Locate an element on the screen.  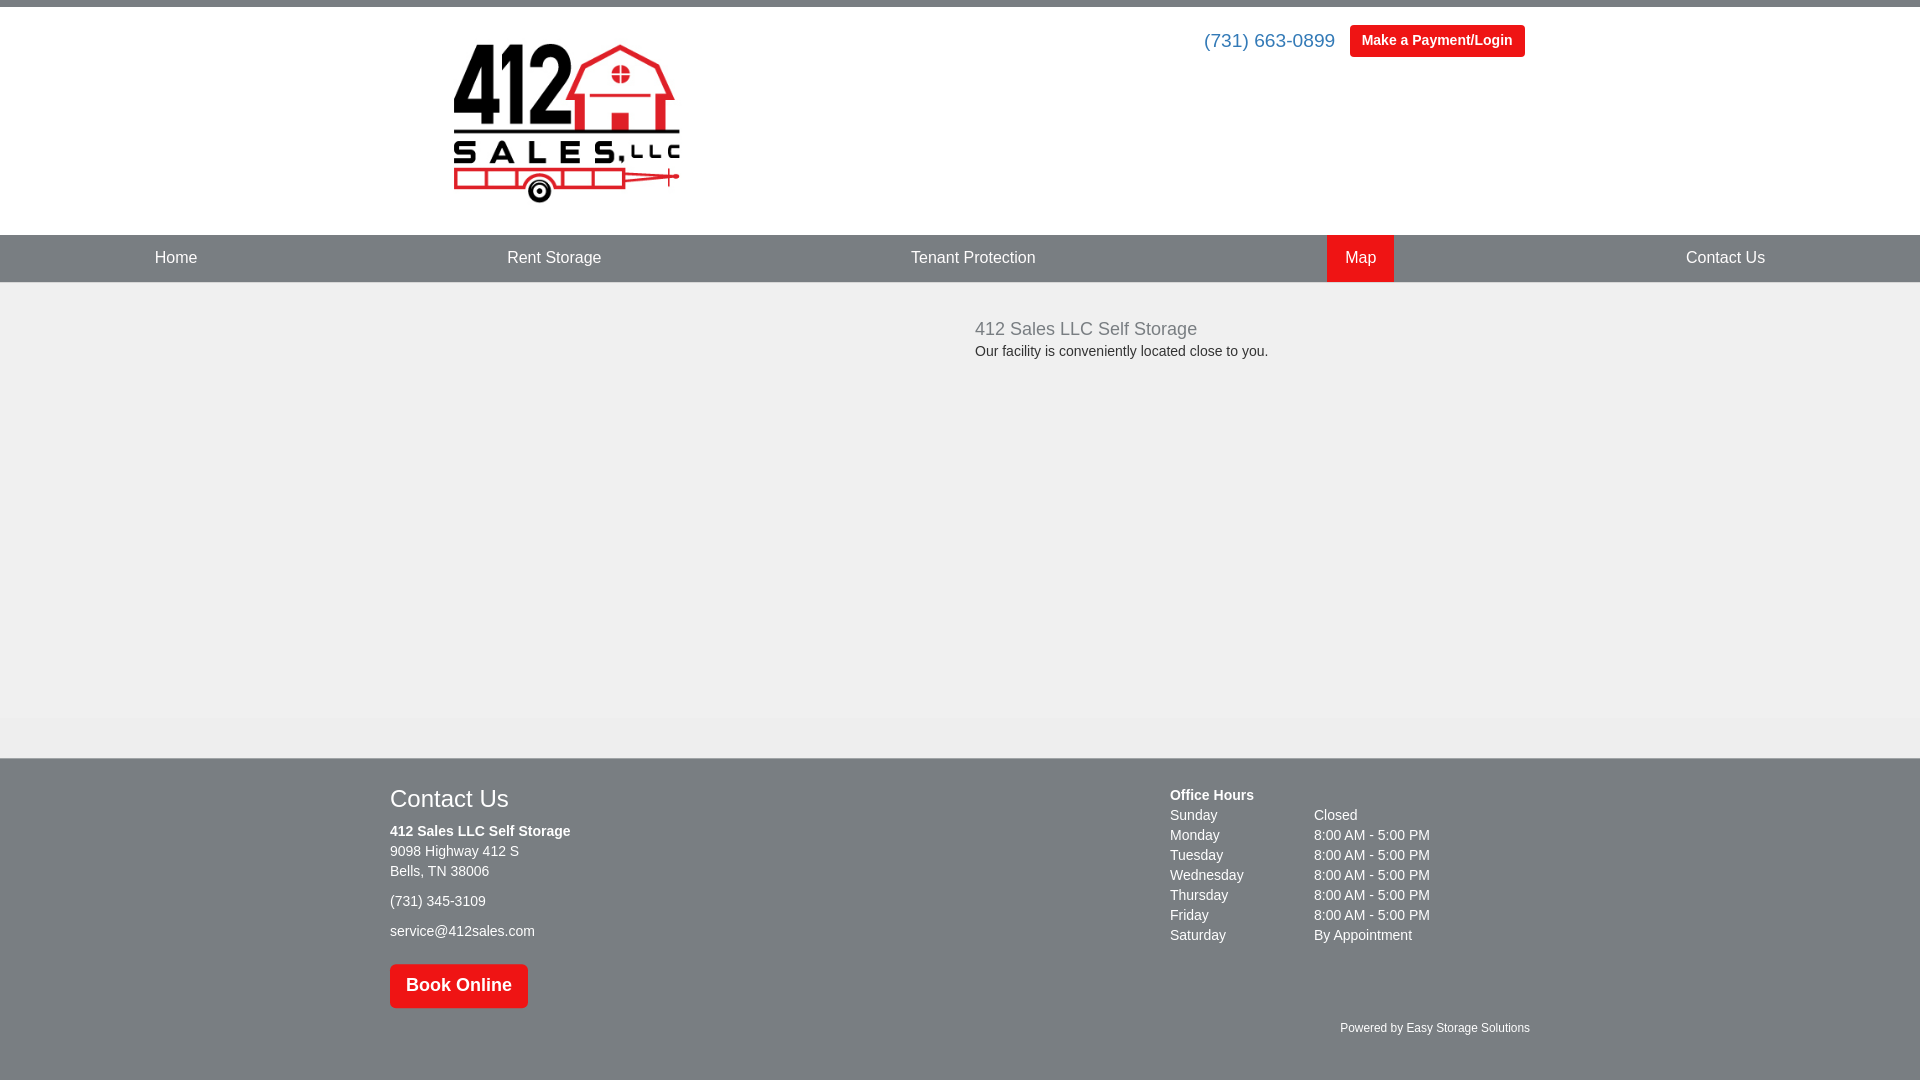
'service@412sales.com' is located at coordinates (461, 930).